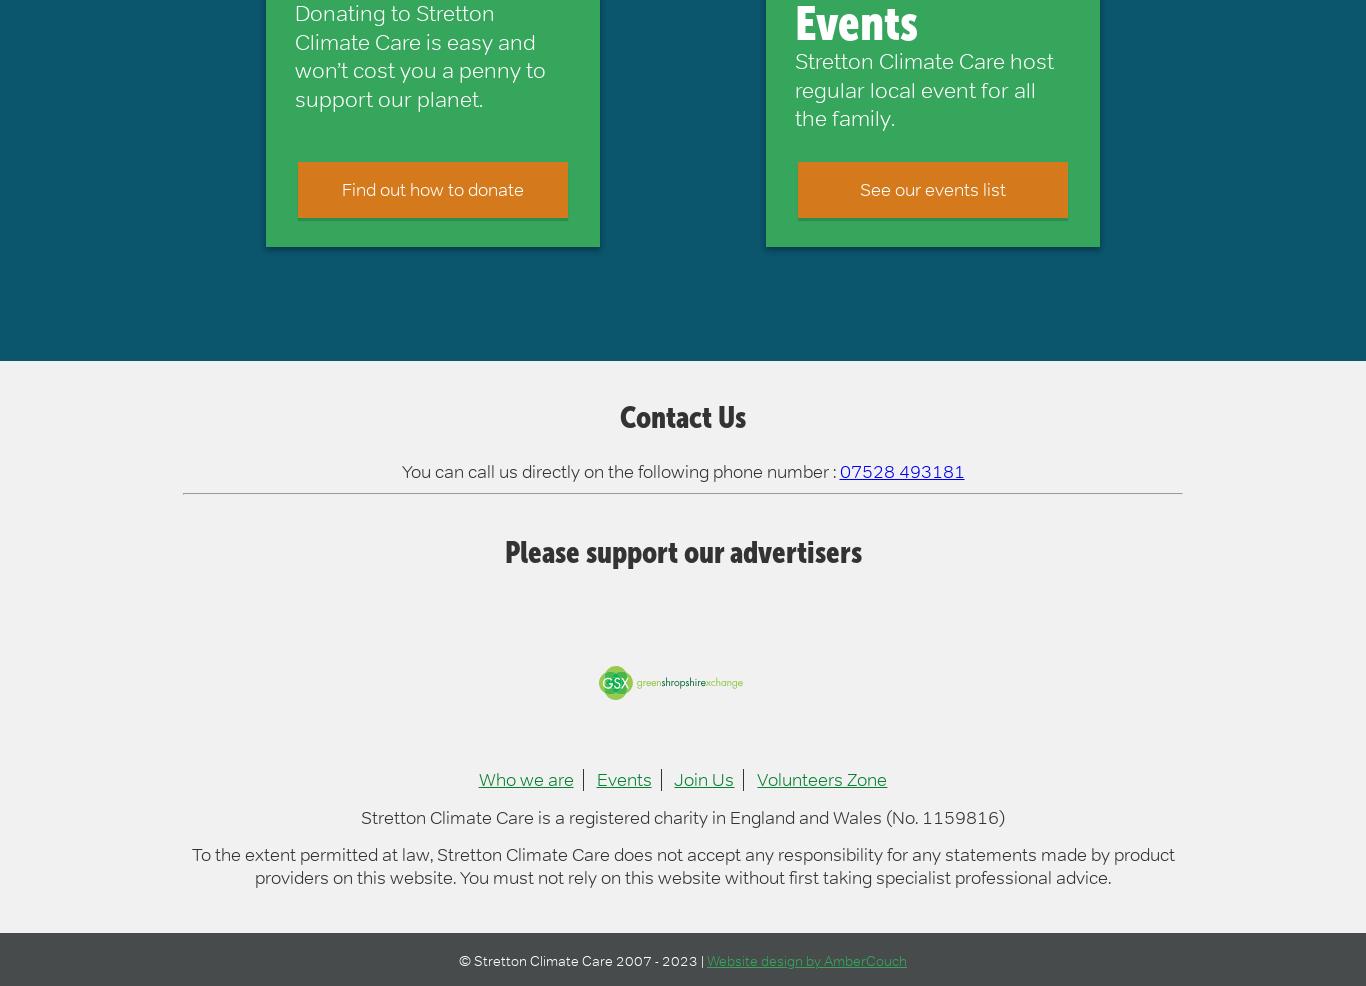  I want to click on 'Donating to Stretton Climate Care is easy and won’t cost you a penny to support our planet.', so click(293, 55).